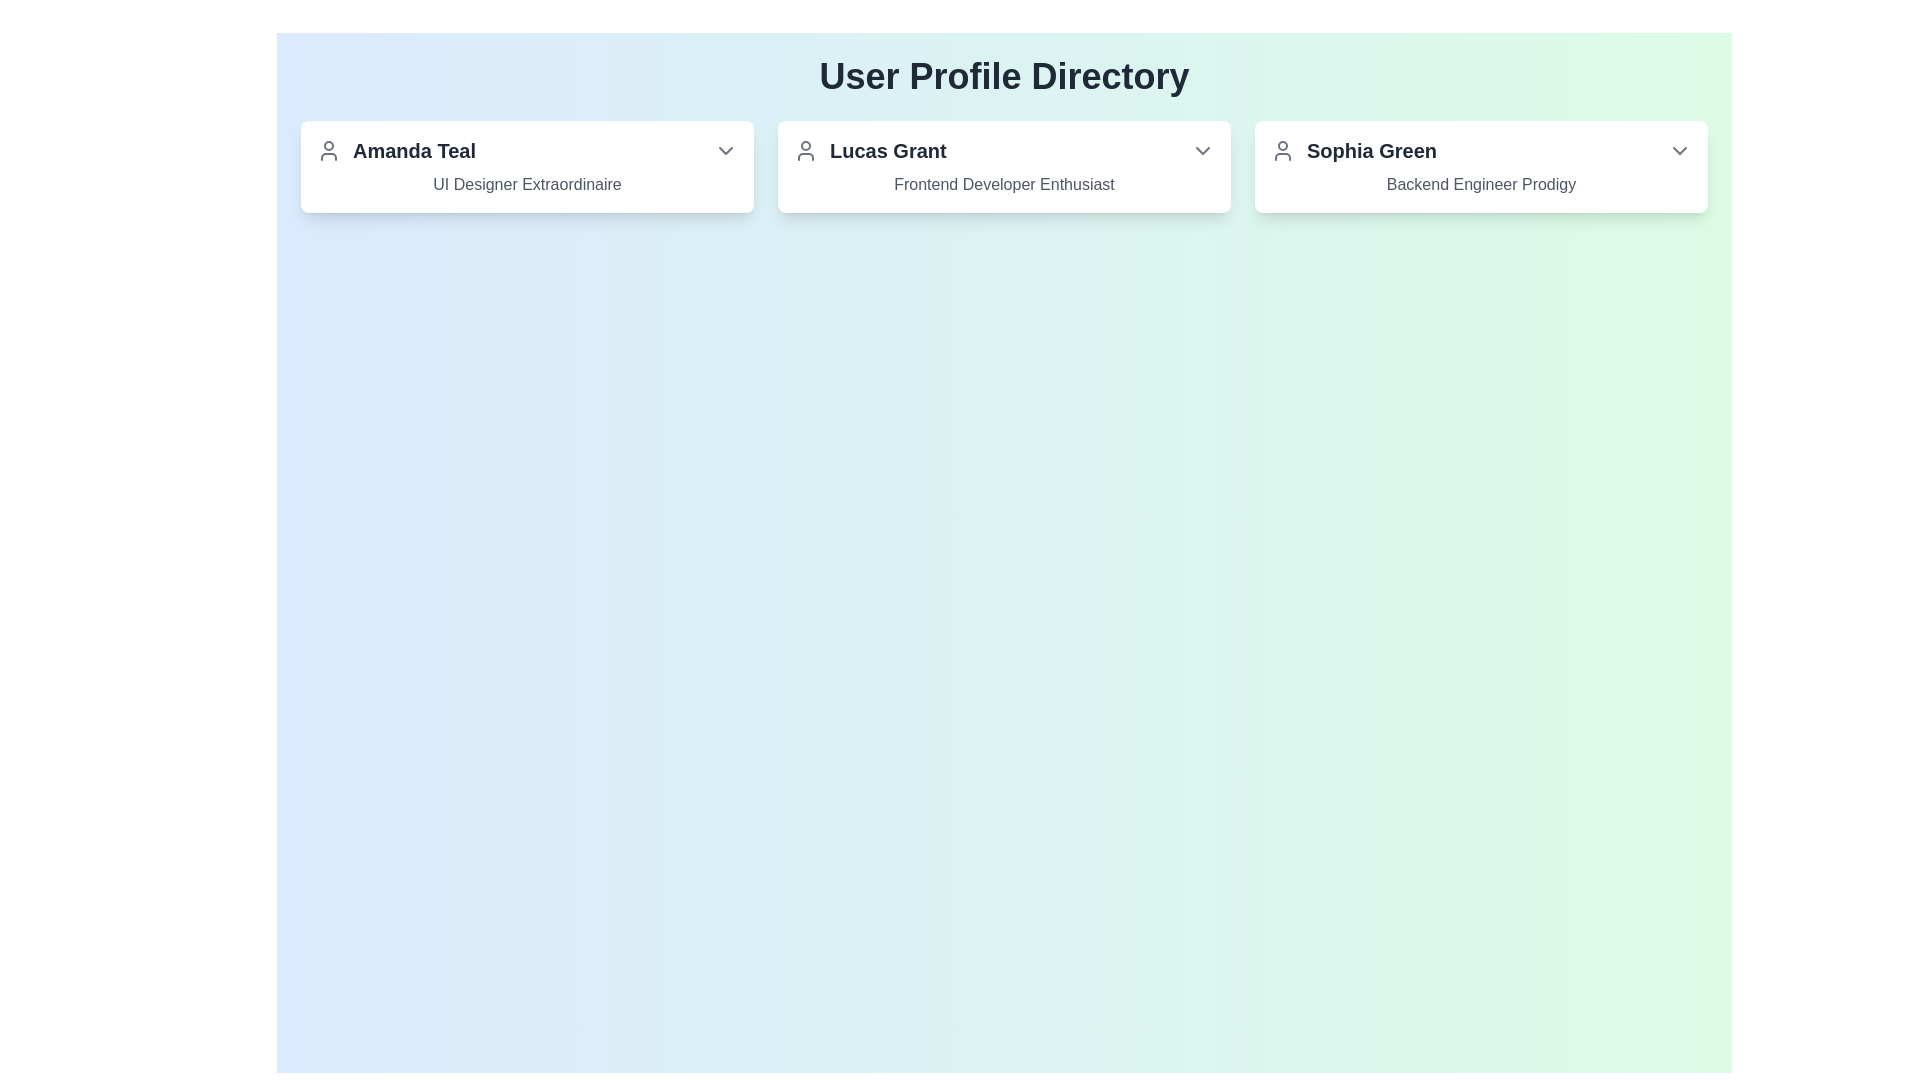  I want to click on the text label 'Lucas Grant' in the profile card, so click(870, 149).